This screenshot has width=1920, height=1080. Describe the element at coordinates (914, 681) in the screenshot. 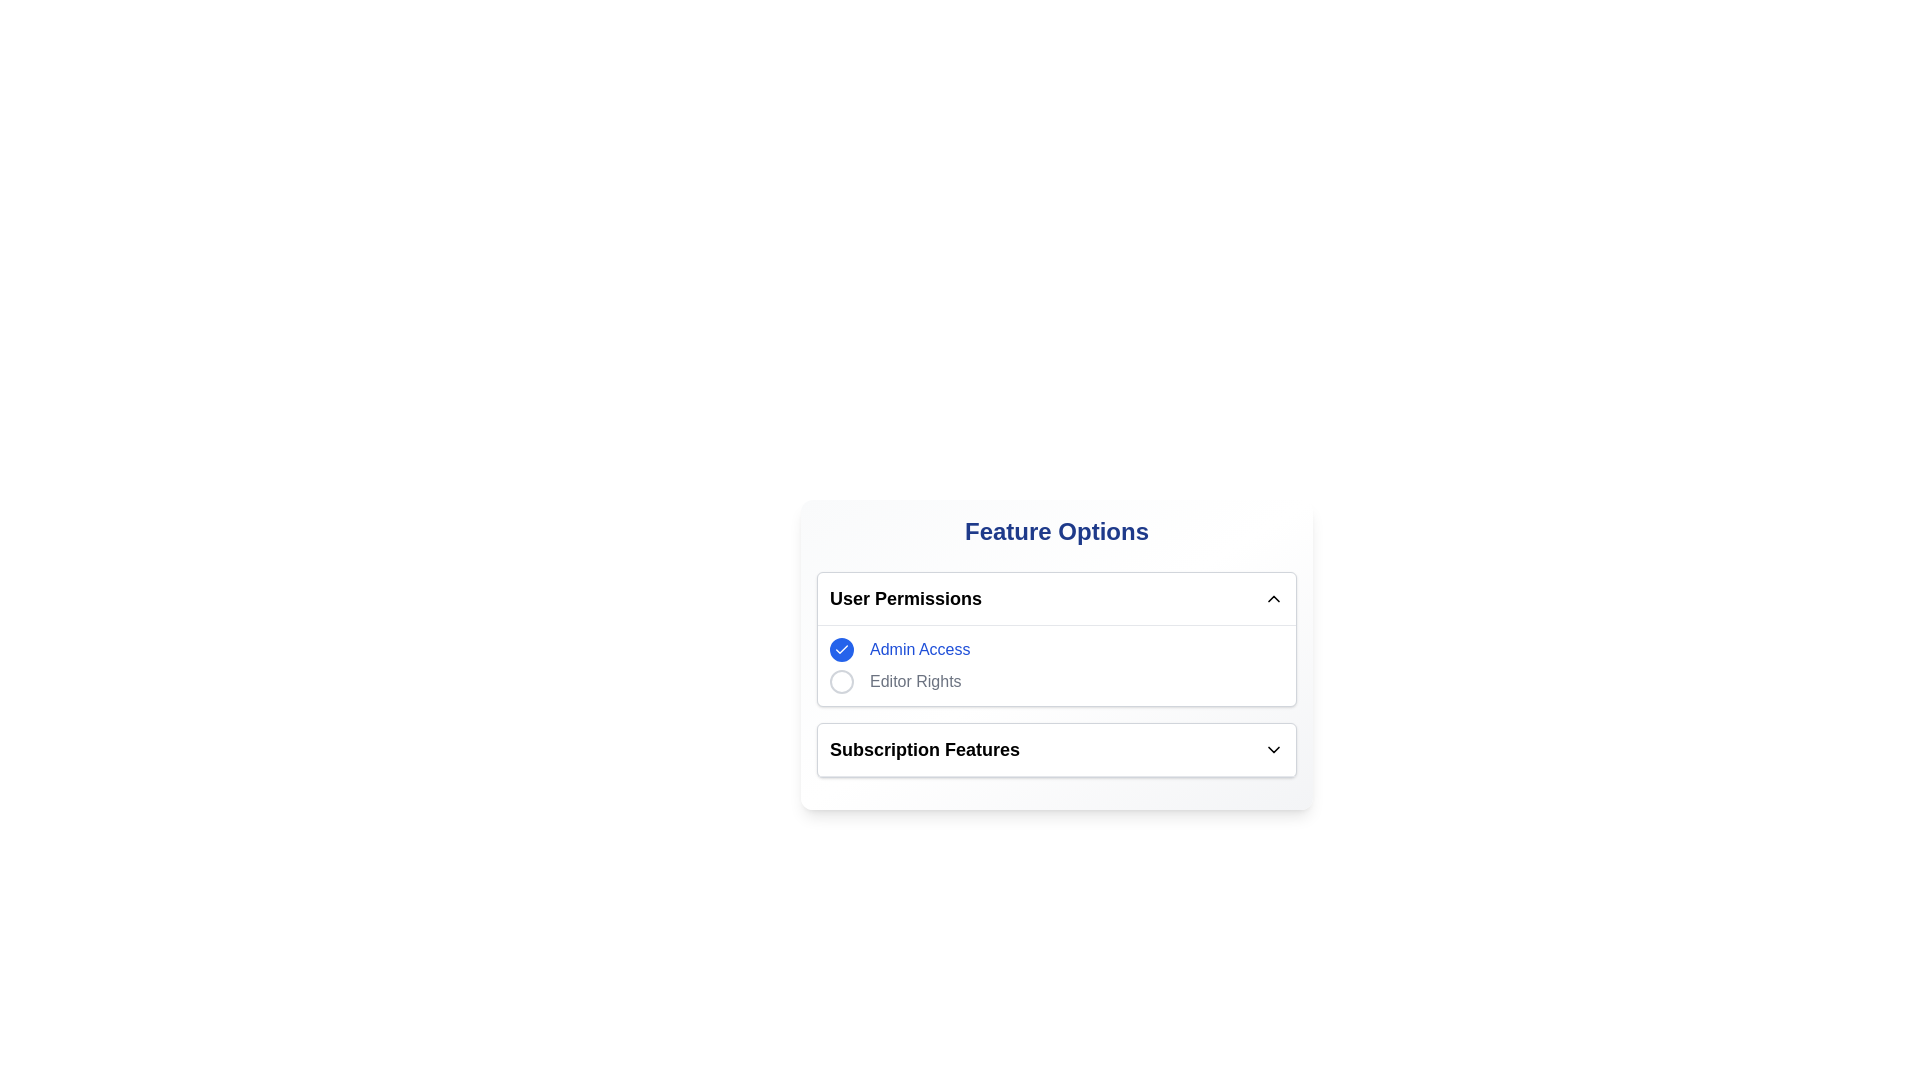

I see `the descriptive text label for the user permission option located in the 'User Permissions' section, which is situated to the right of a circular button and is the second option below 'Admin Access'` at that location.